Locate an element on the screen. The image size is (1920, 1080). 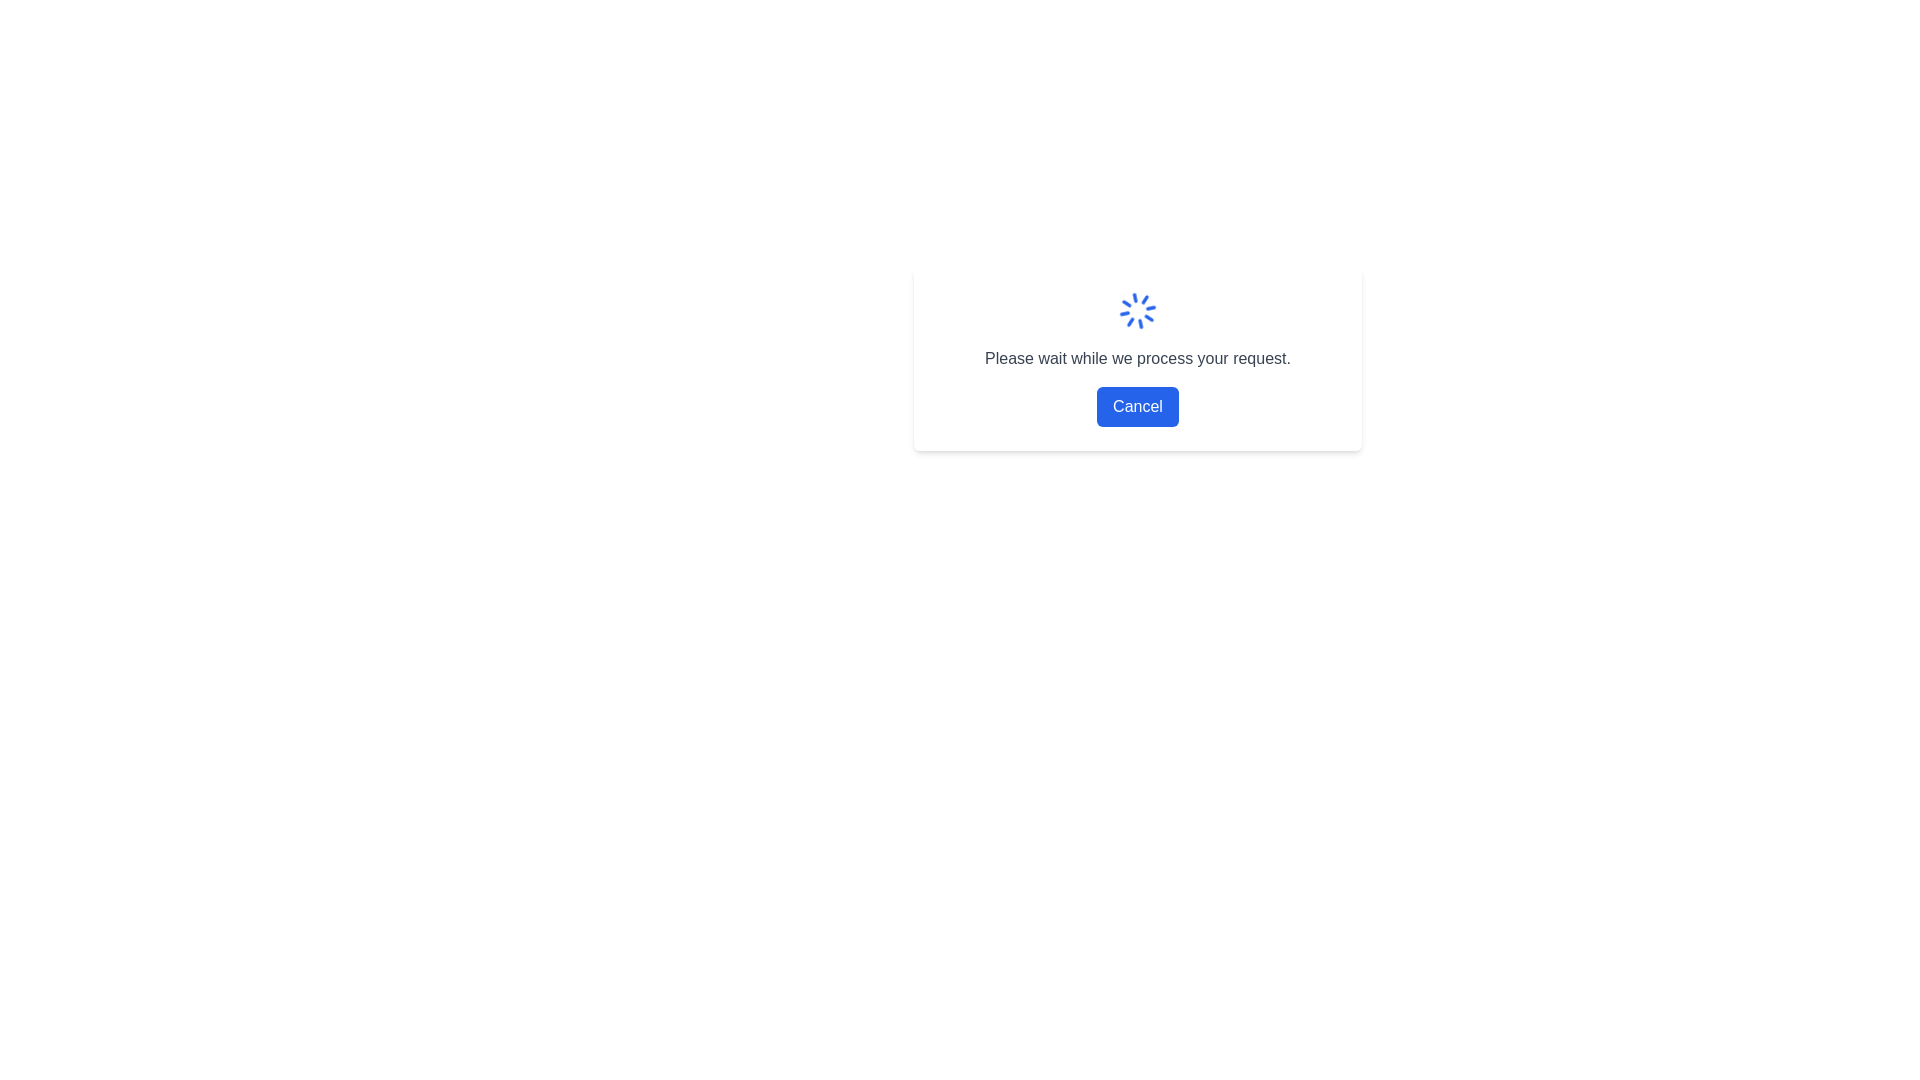
the informational Text label indicating that the system is processing the user's request, located between the loading spinner and the 'Cancel' button is located at coordinates (1137, 357).